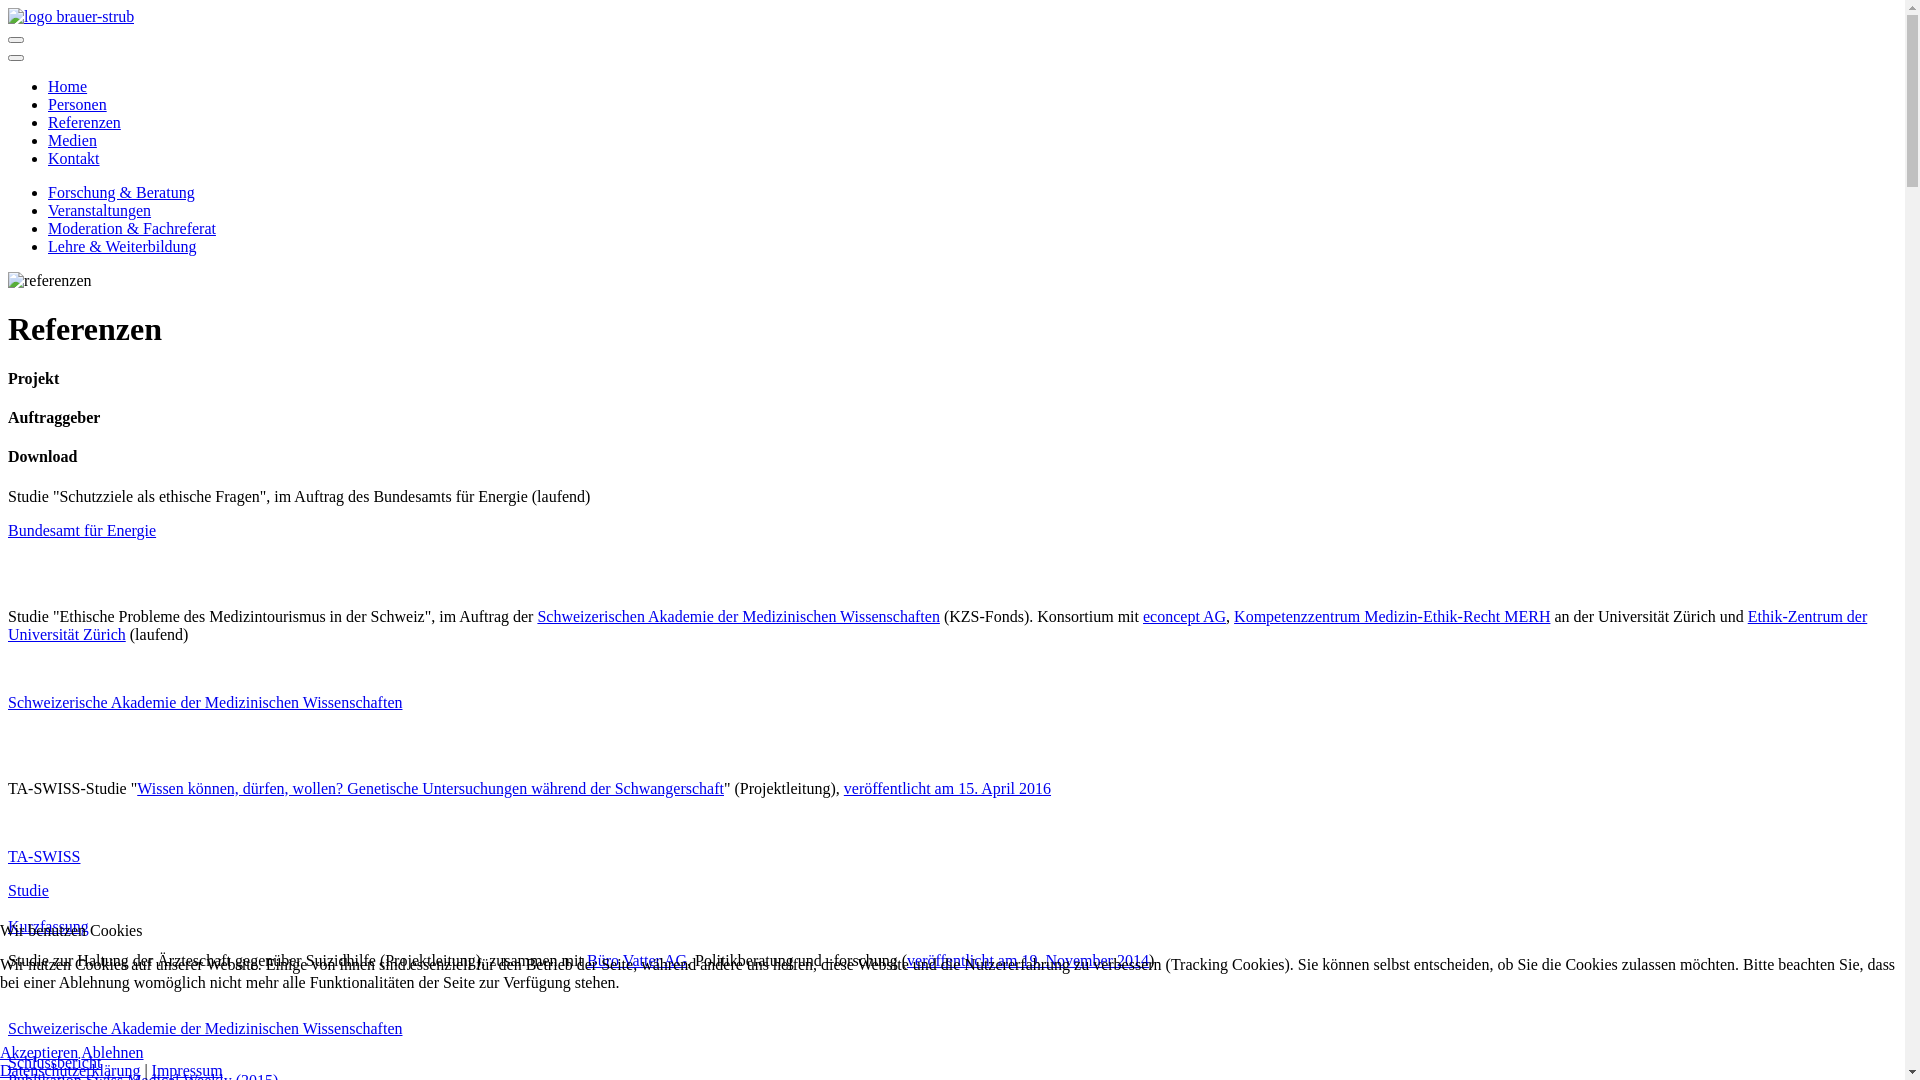 Image resolution: width=1920 pixels, height=1080 pixels. Describe the element at coordinates (48, 245) in the screenshot. I see `'Lehre & Weiterbildung'` at that location.